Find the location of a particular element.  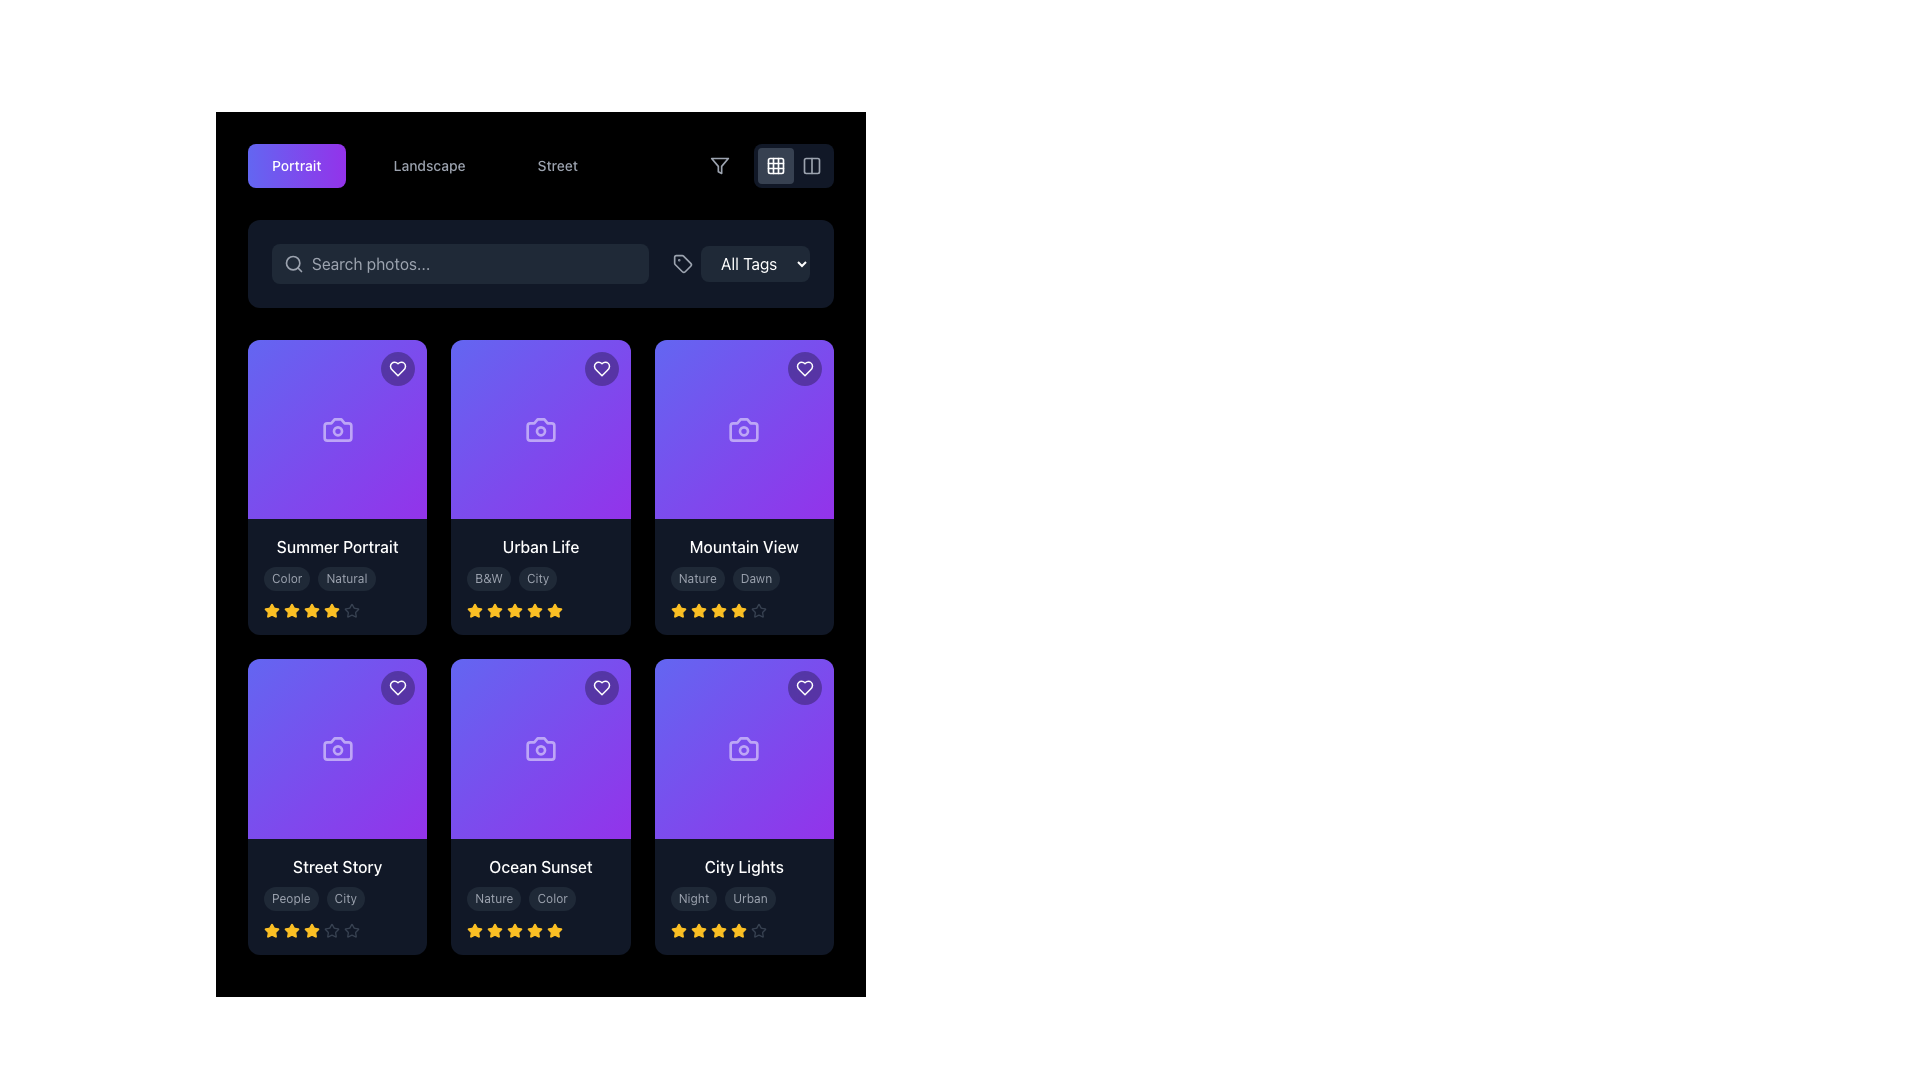

the amber star-shaped icon in the rating section of the 'Ocean Sunset' card to modify the rating is located at coordinates (535, 930).